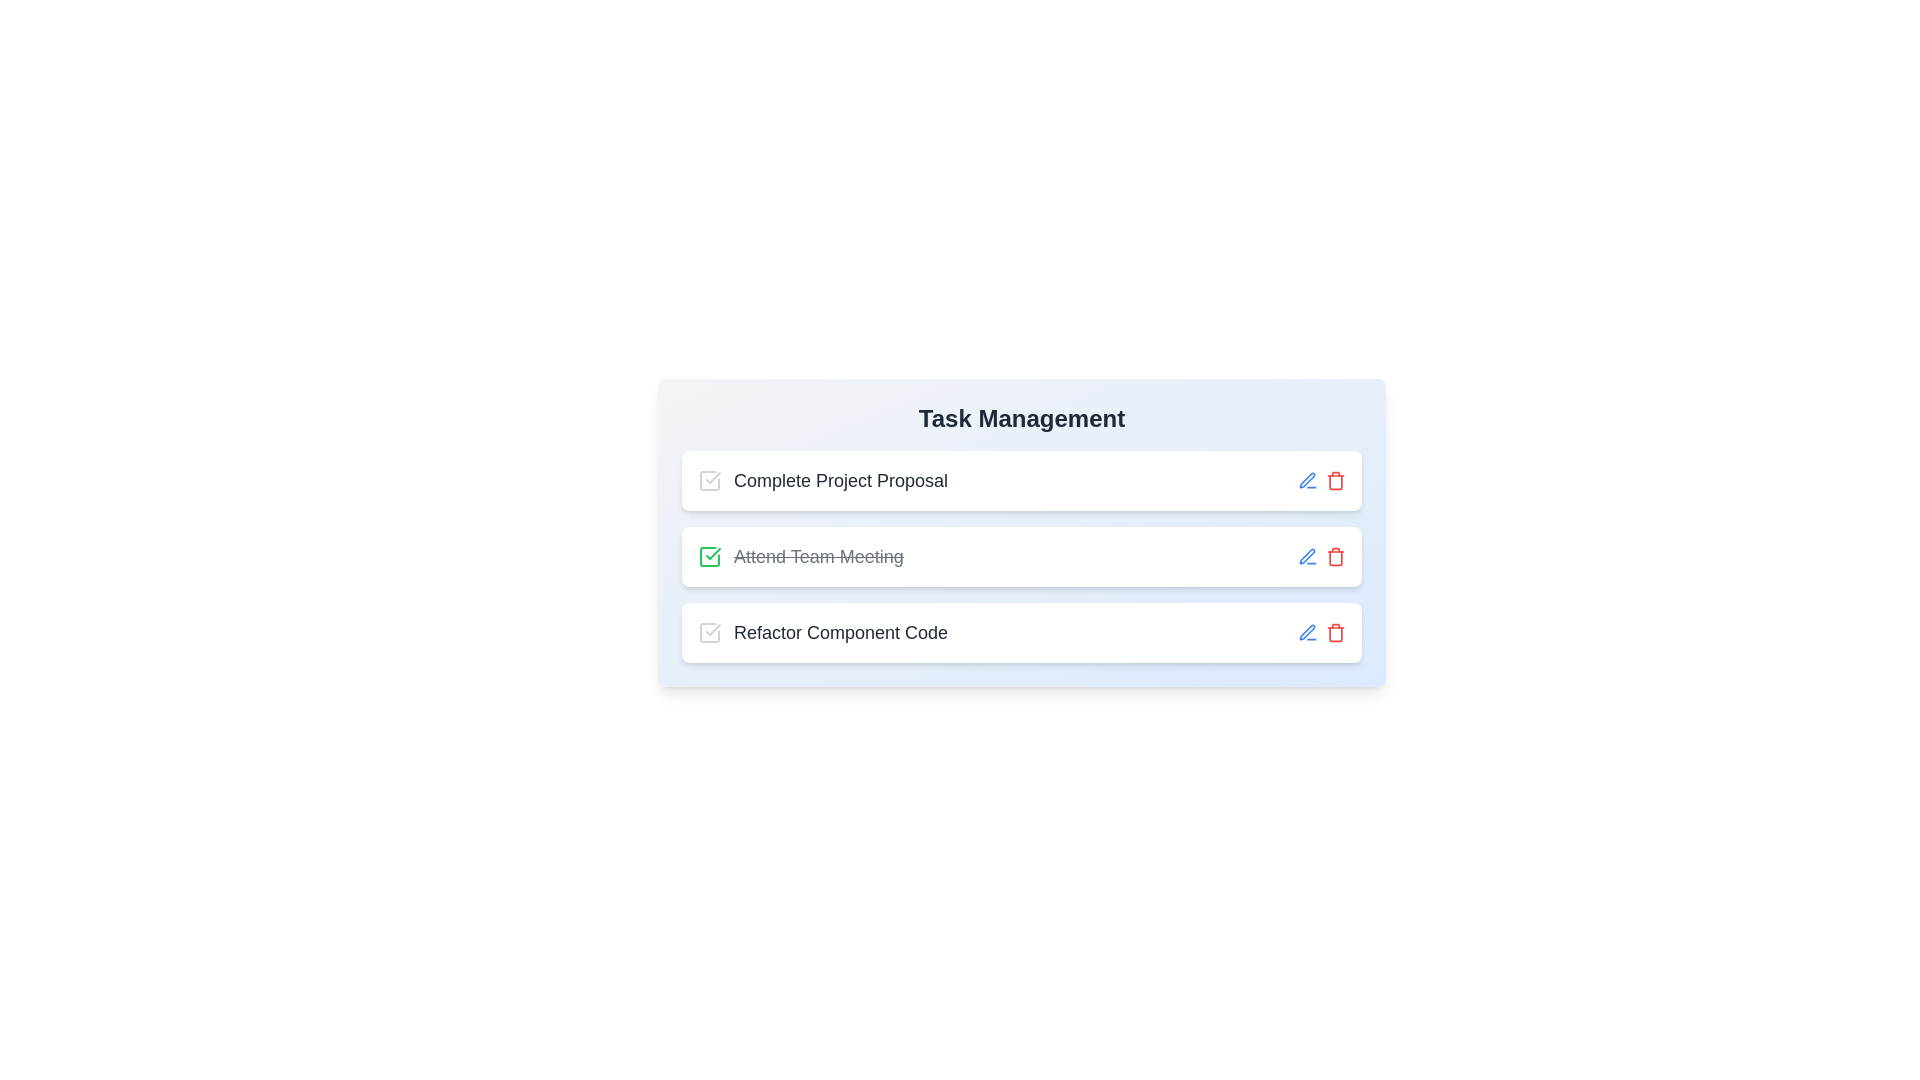  I want to click on the completed task Text Label located under 'Task Management', which has a strikethrough, a green checkbox icon to its left, and clickable icons to its right, so click(818, 556).